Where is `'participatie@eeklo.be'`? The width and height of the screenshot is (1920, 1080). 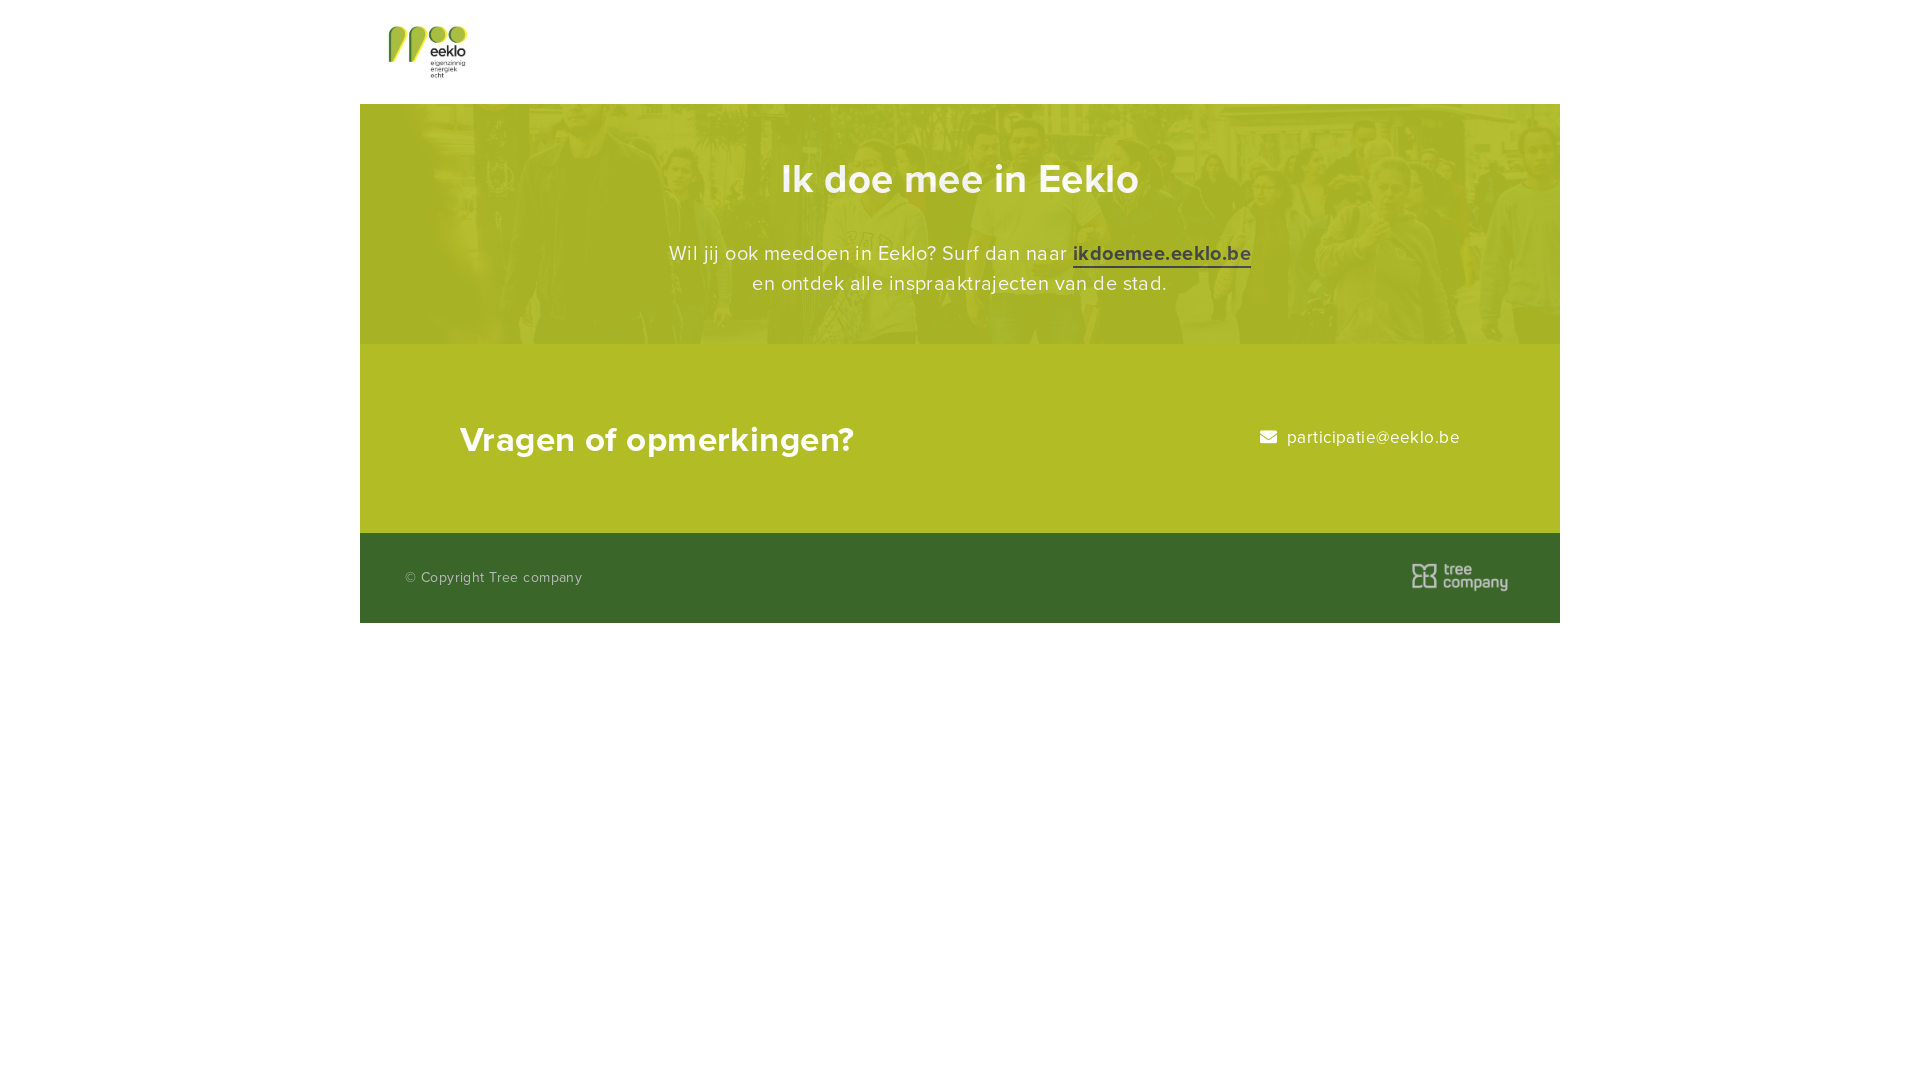
'participatie@eeklo.be' is located at coordinates (1359, 436).